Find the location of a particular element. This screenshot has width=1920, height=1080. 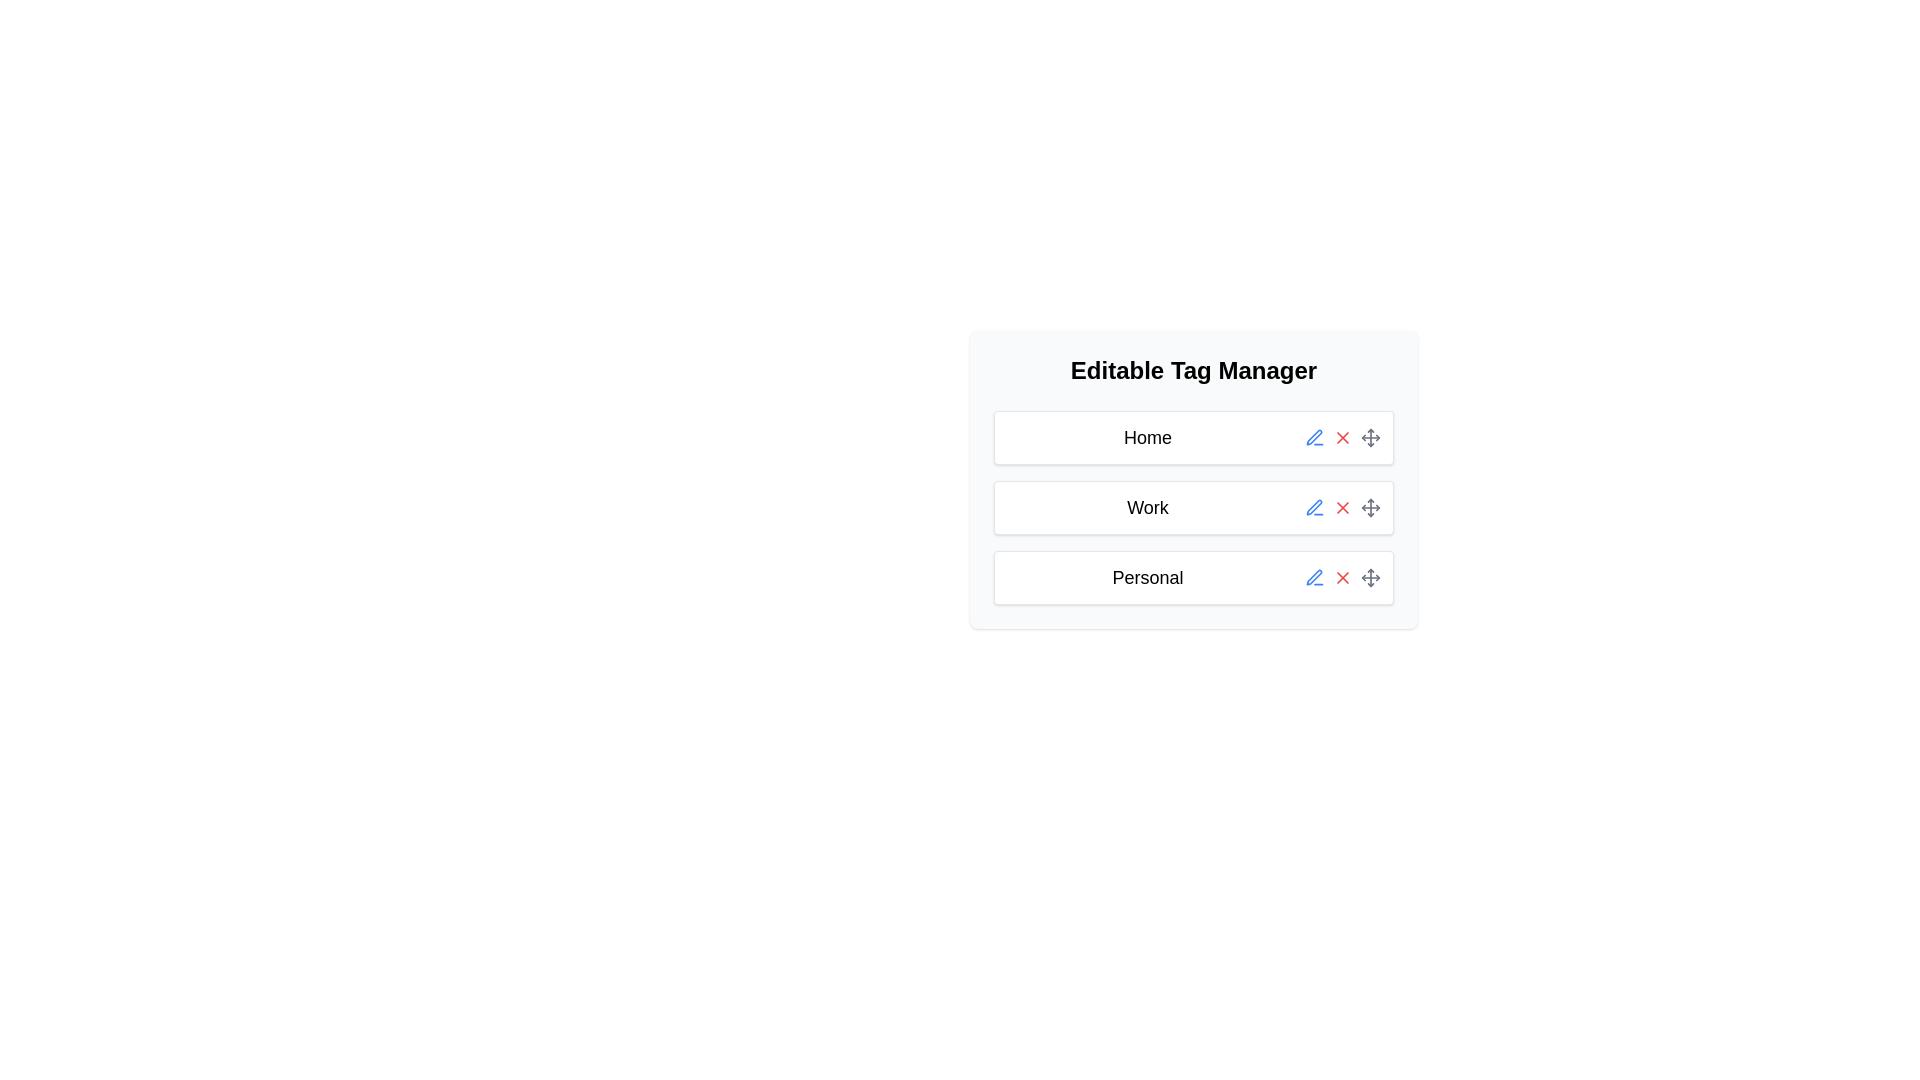

the icon group consisting of edit, delete, and move actions in the Personal row of the Editable Tag Manager is located at coordinates (1343, 578).